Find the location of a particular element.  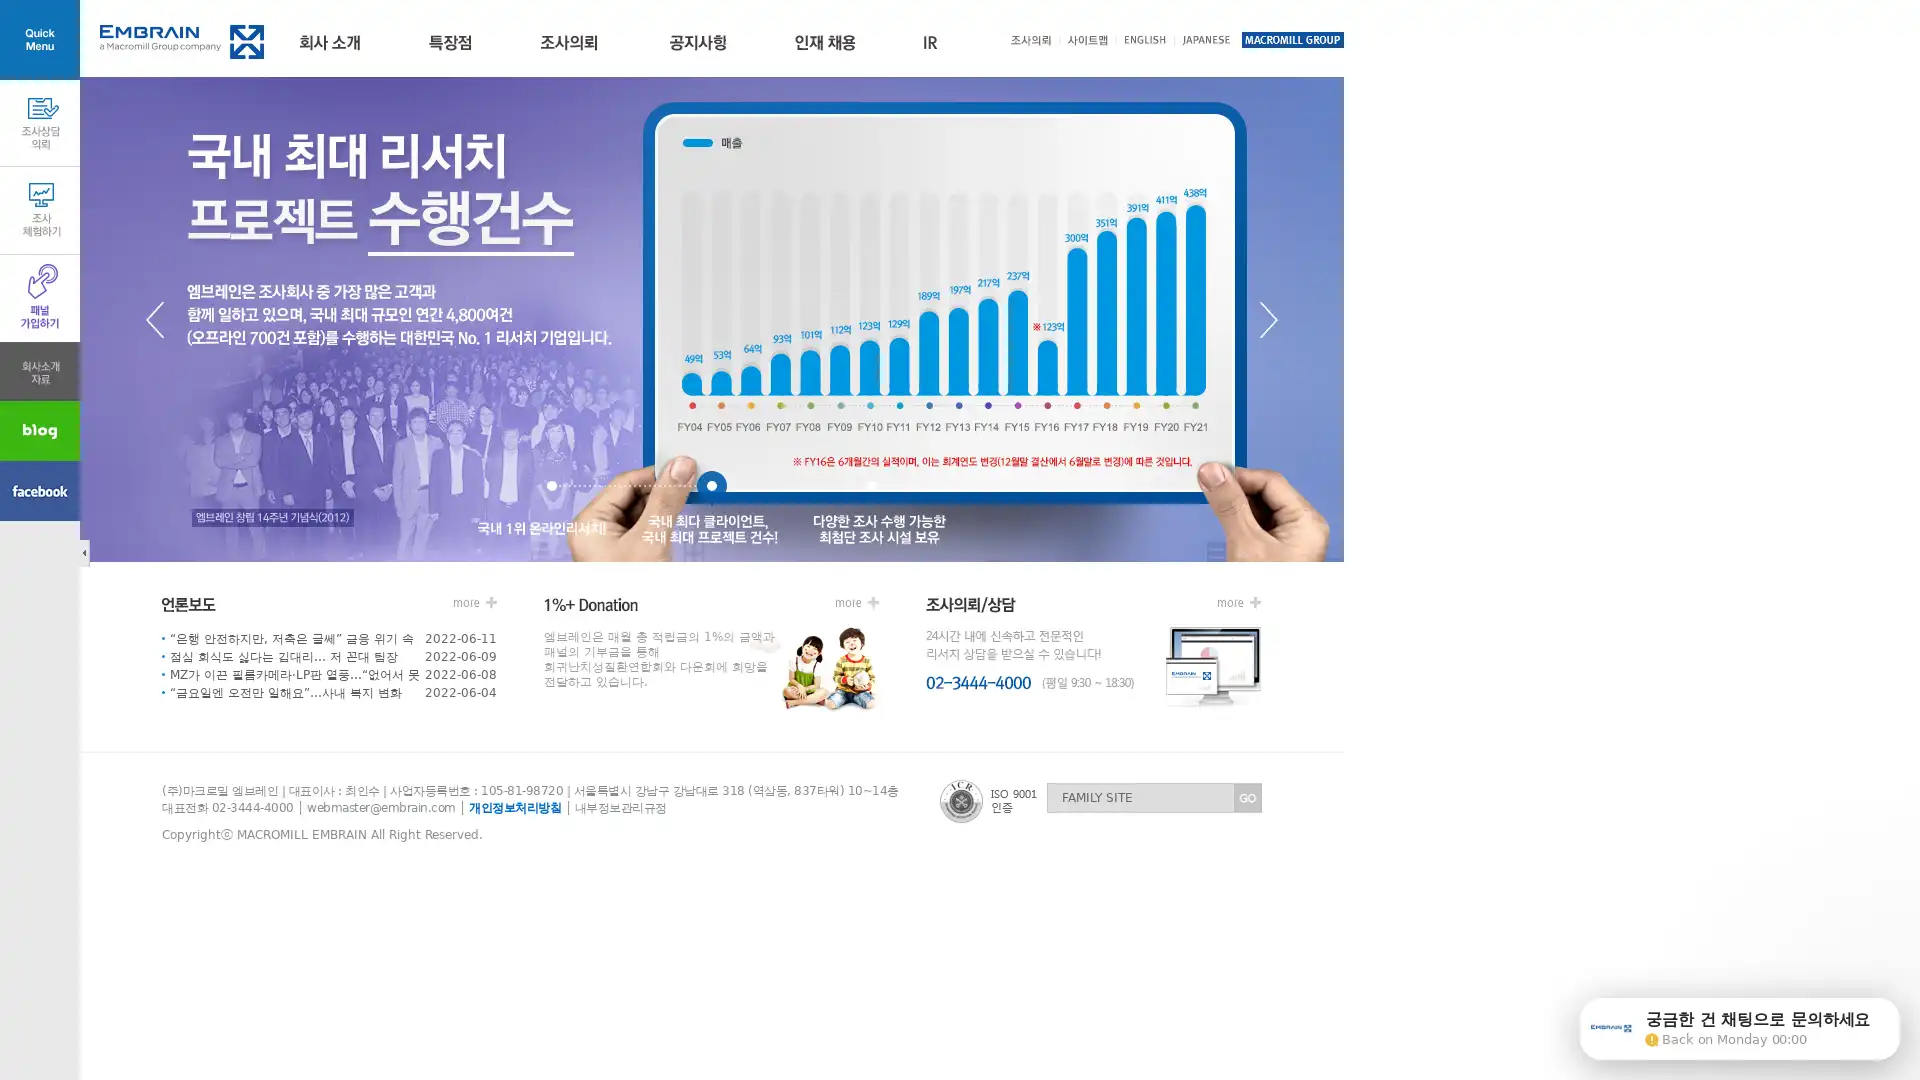

3 is located at coordinates (872, 489).